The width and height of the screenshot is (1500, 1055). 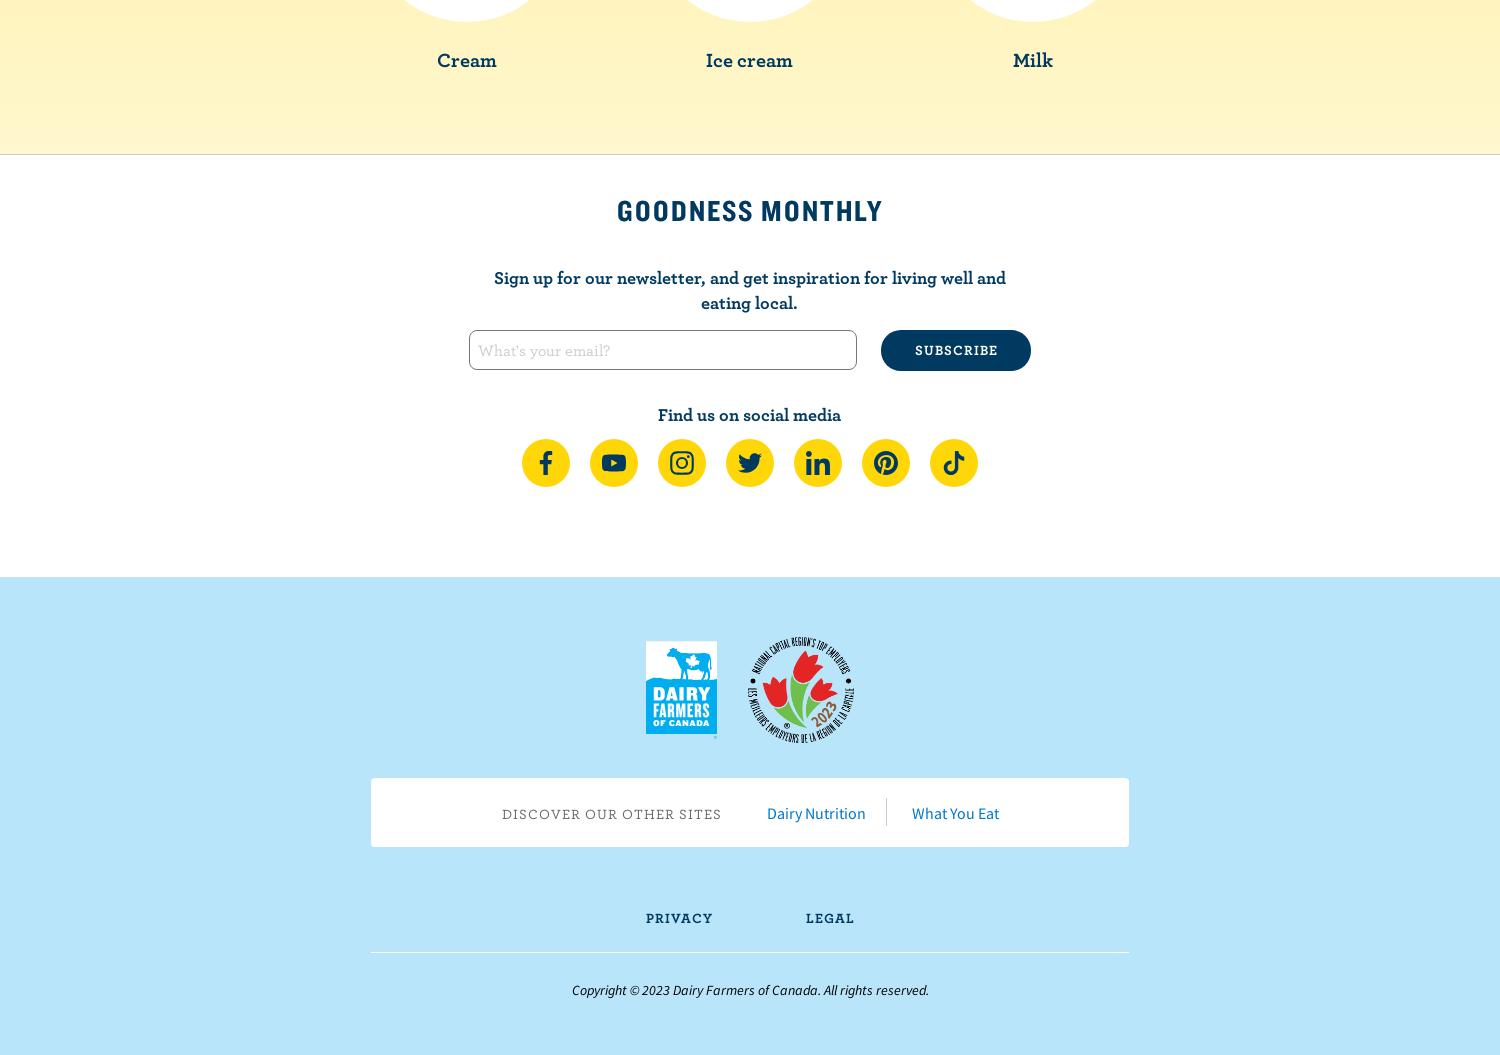 I want to click on 'Sign up for our newsletter, and get inspiration for living well and eating local.', so click(x=747, y=288).